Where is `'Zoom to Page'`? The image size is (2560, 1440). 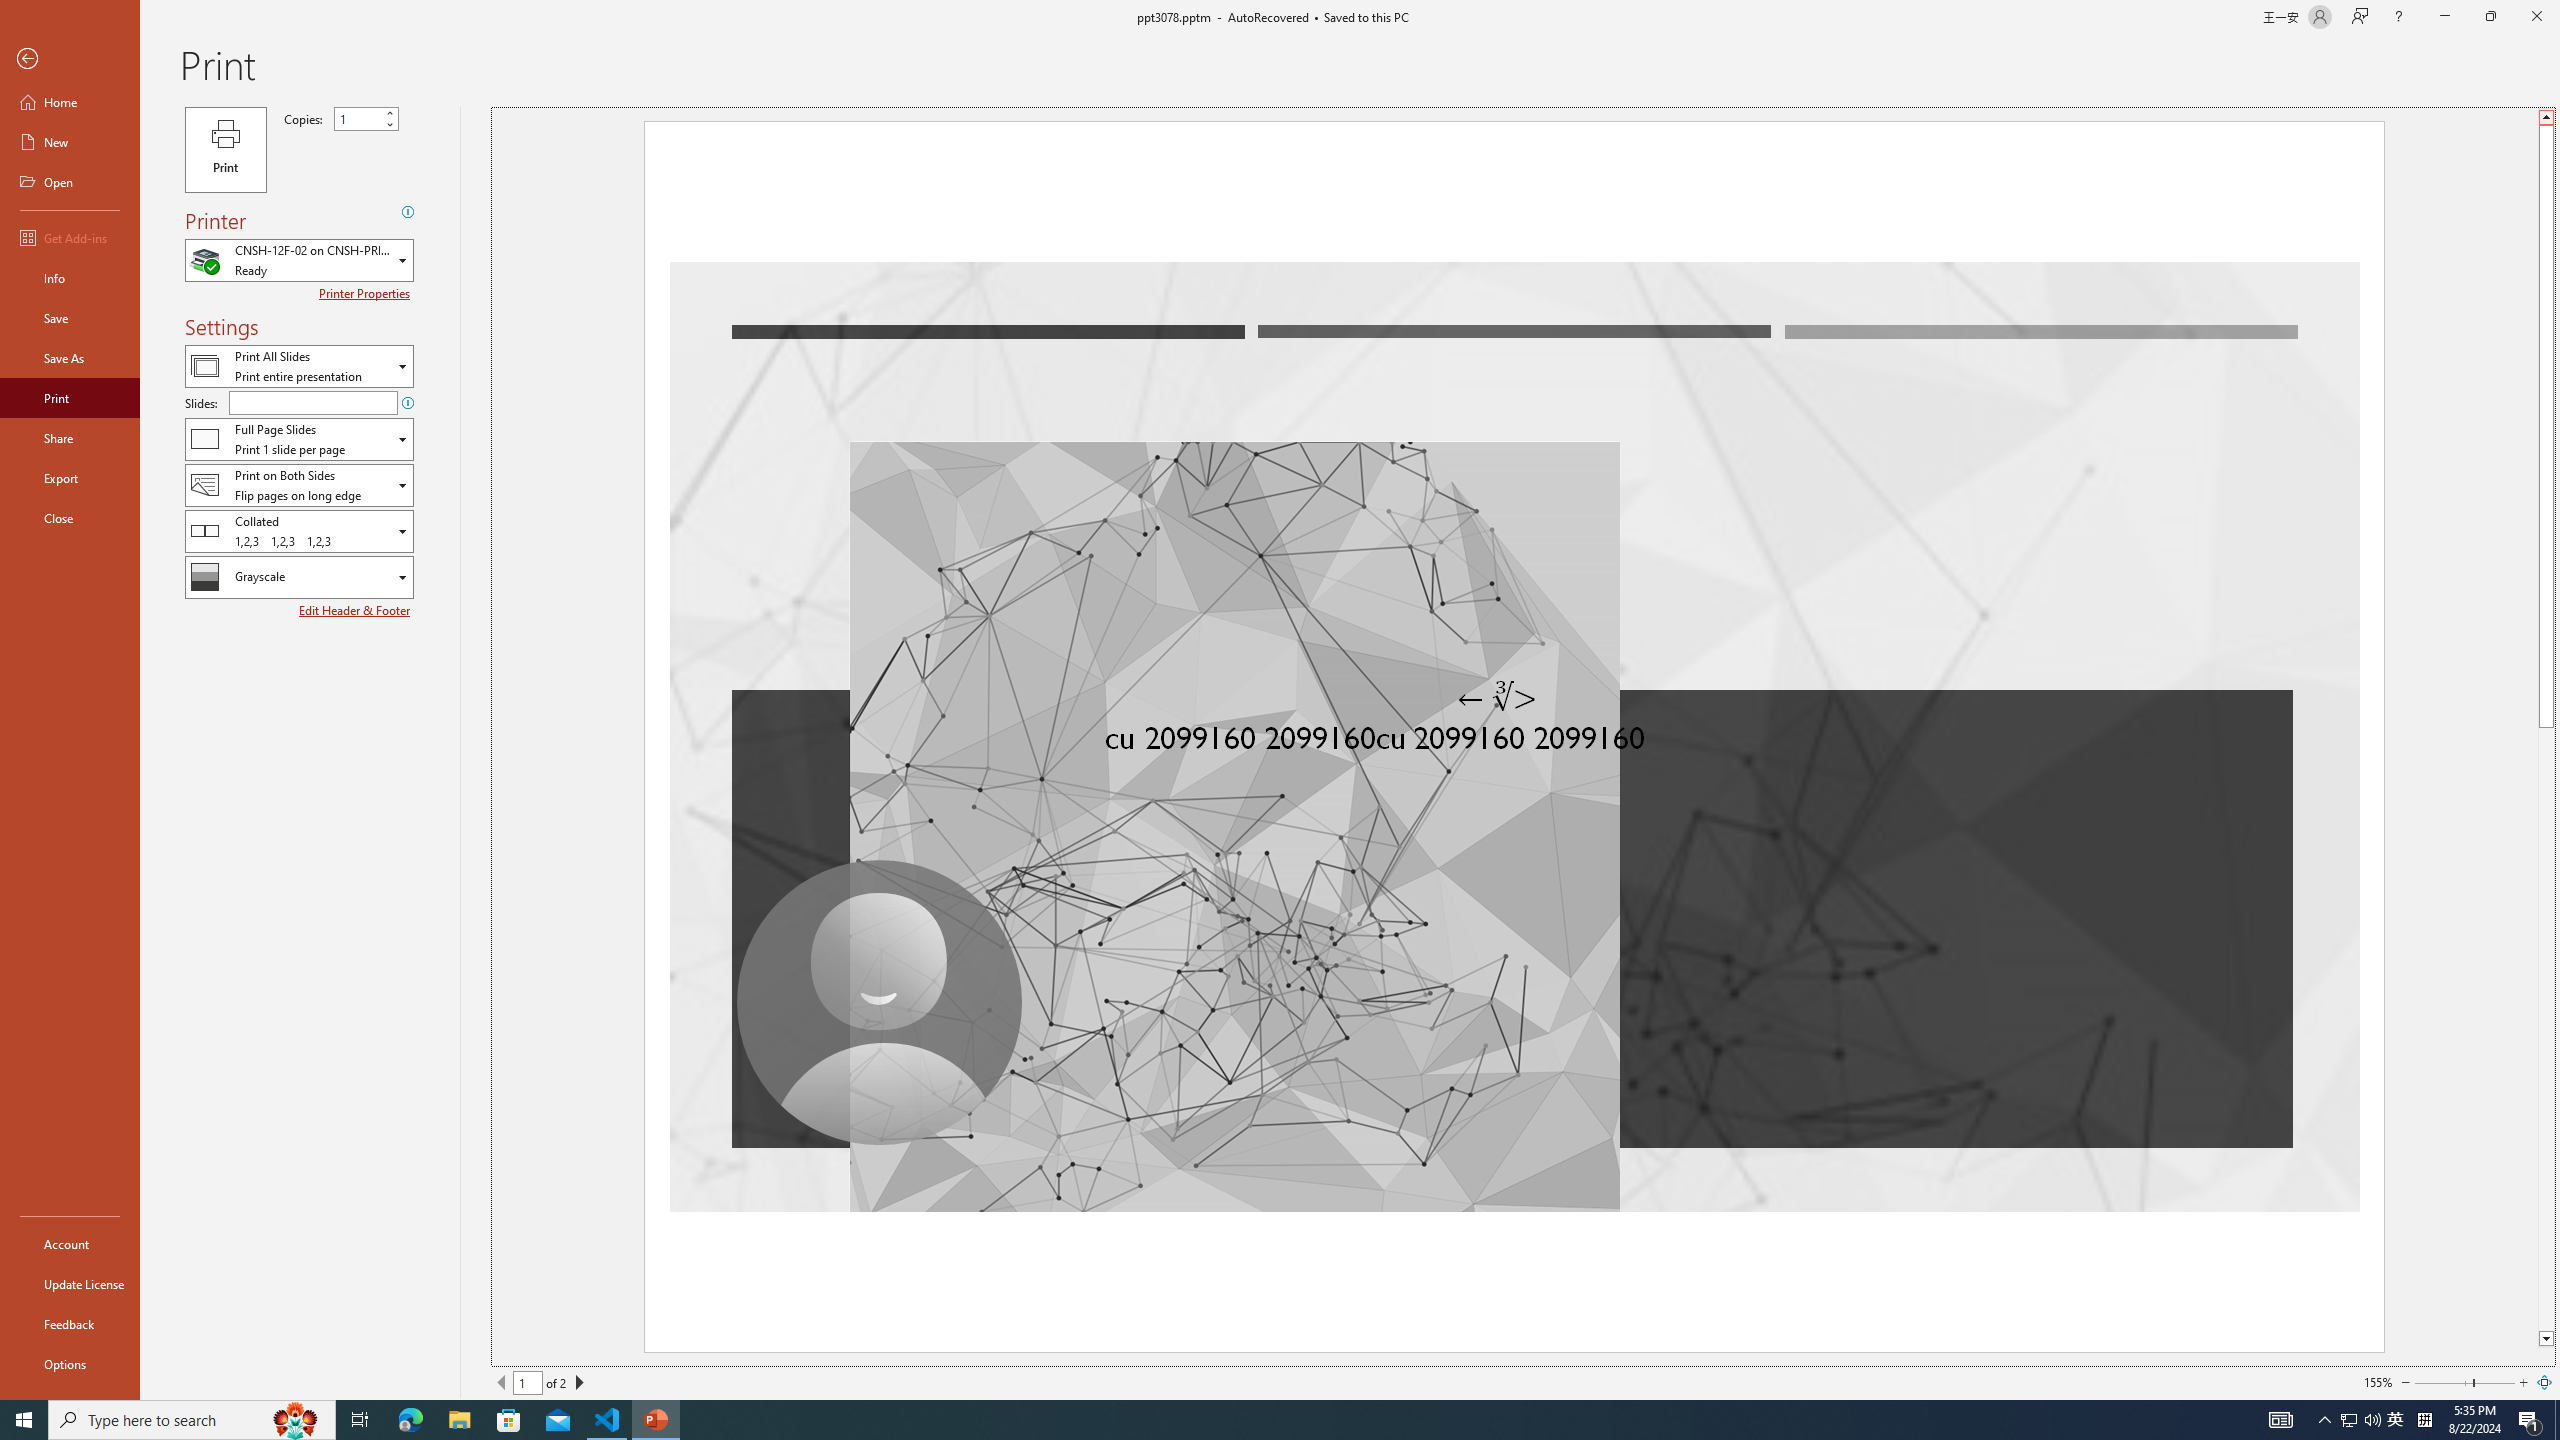
'Zoom to Page' is located at coordinates (2543, 1382).